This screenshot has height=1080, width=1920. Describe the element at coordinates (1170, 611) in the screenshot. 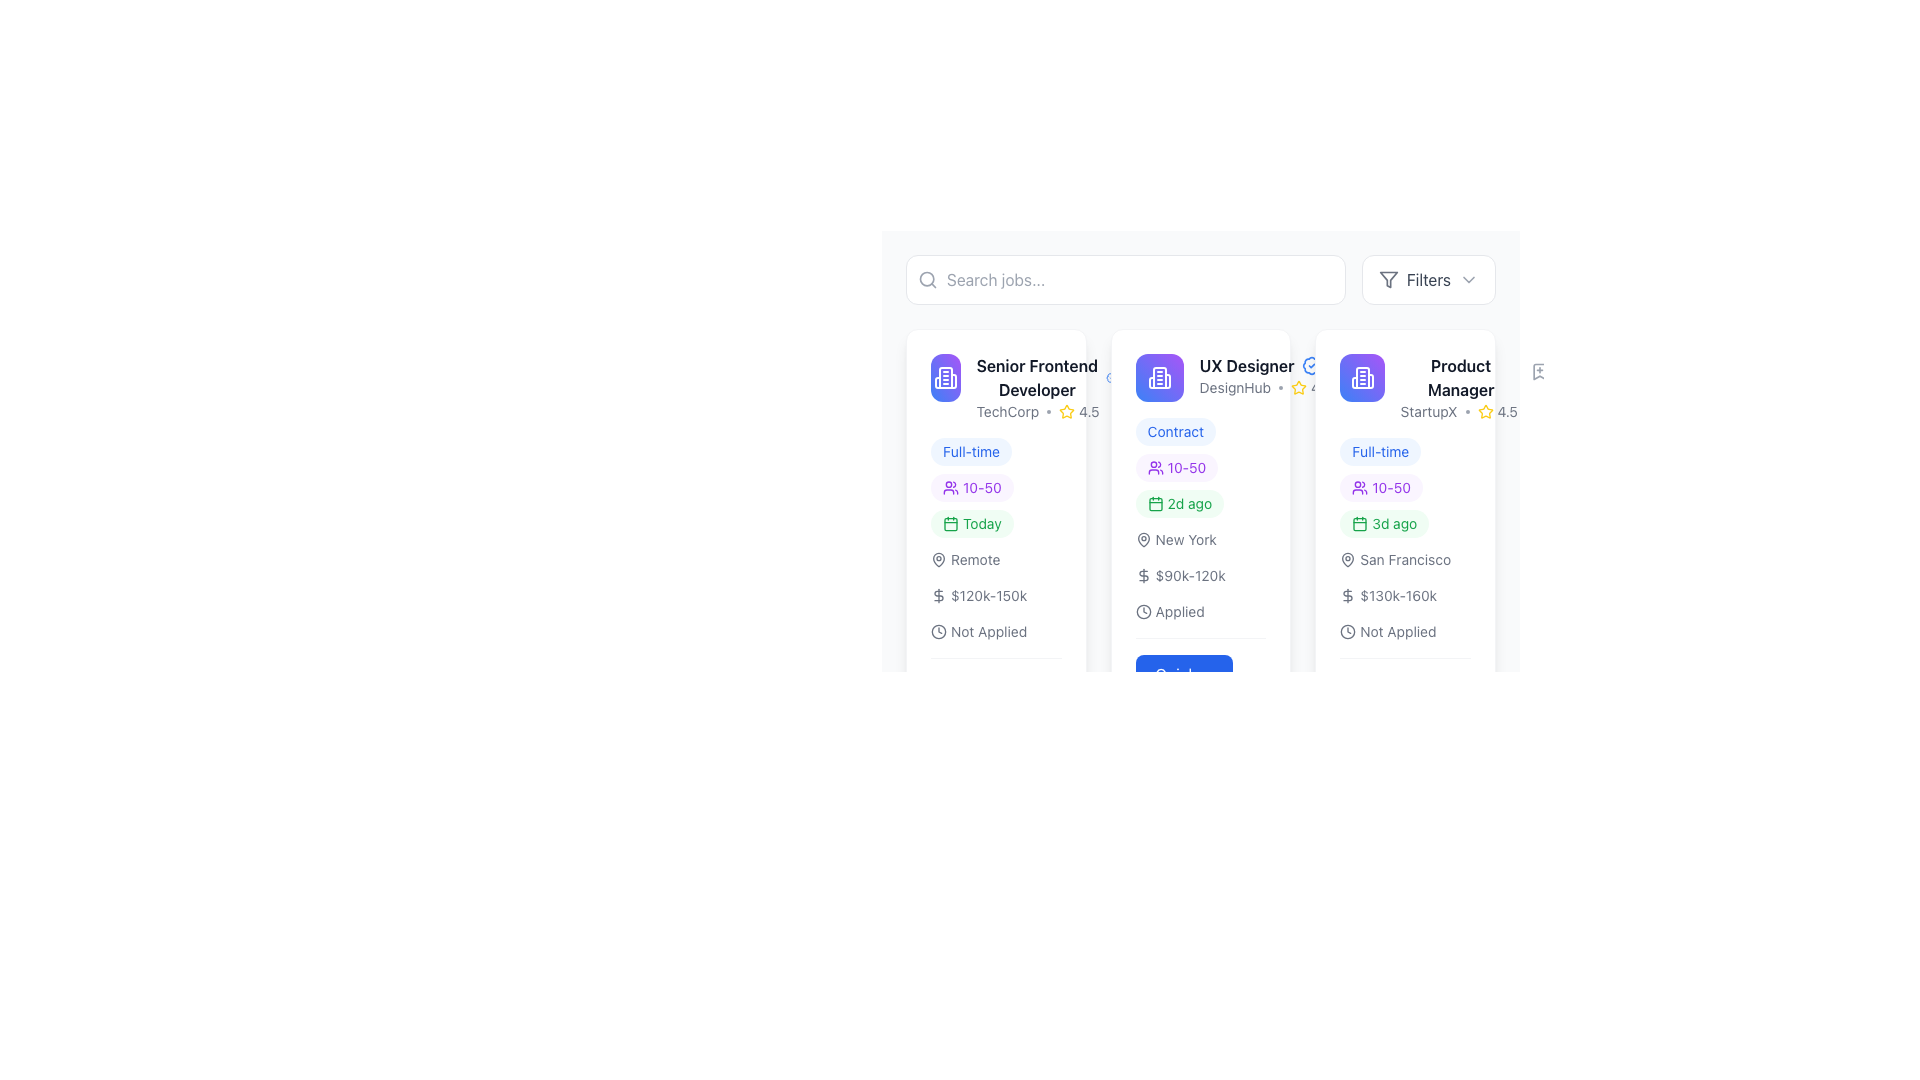

I see `the Status indicator that consists of a clock icon followed by the text 'Applied', located within the 'UX Designer' job card, positioned near the bottom below the text '$90k-120k'` at that location.